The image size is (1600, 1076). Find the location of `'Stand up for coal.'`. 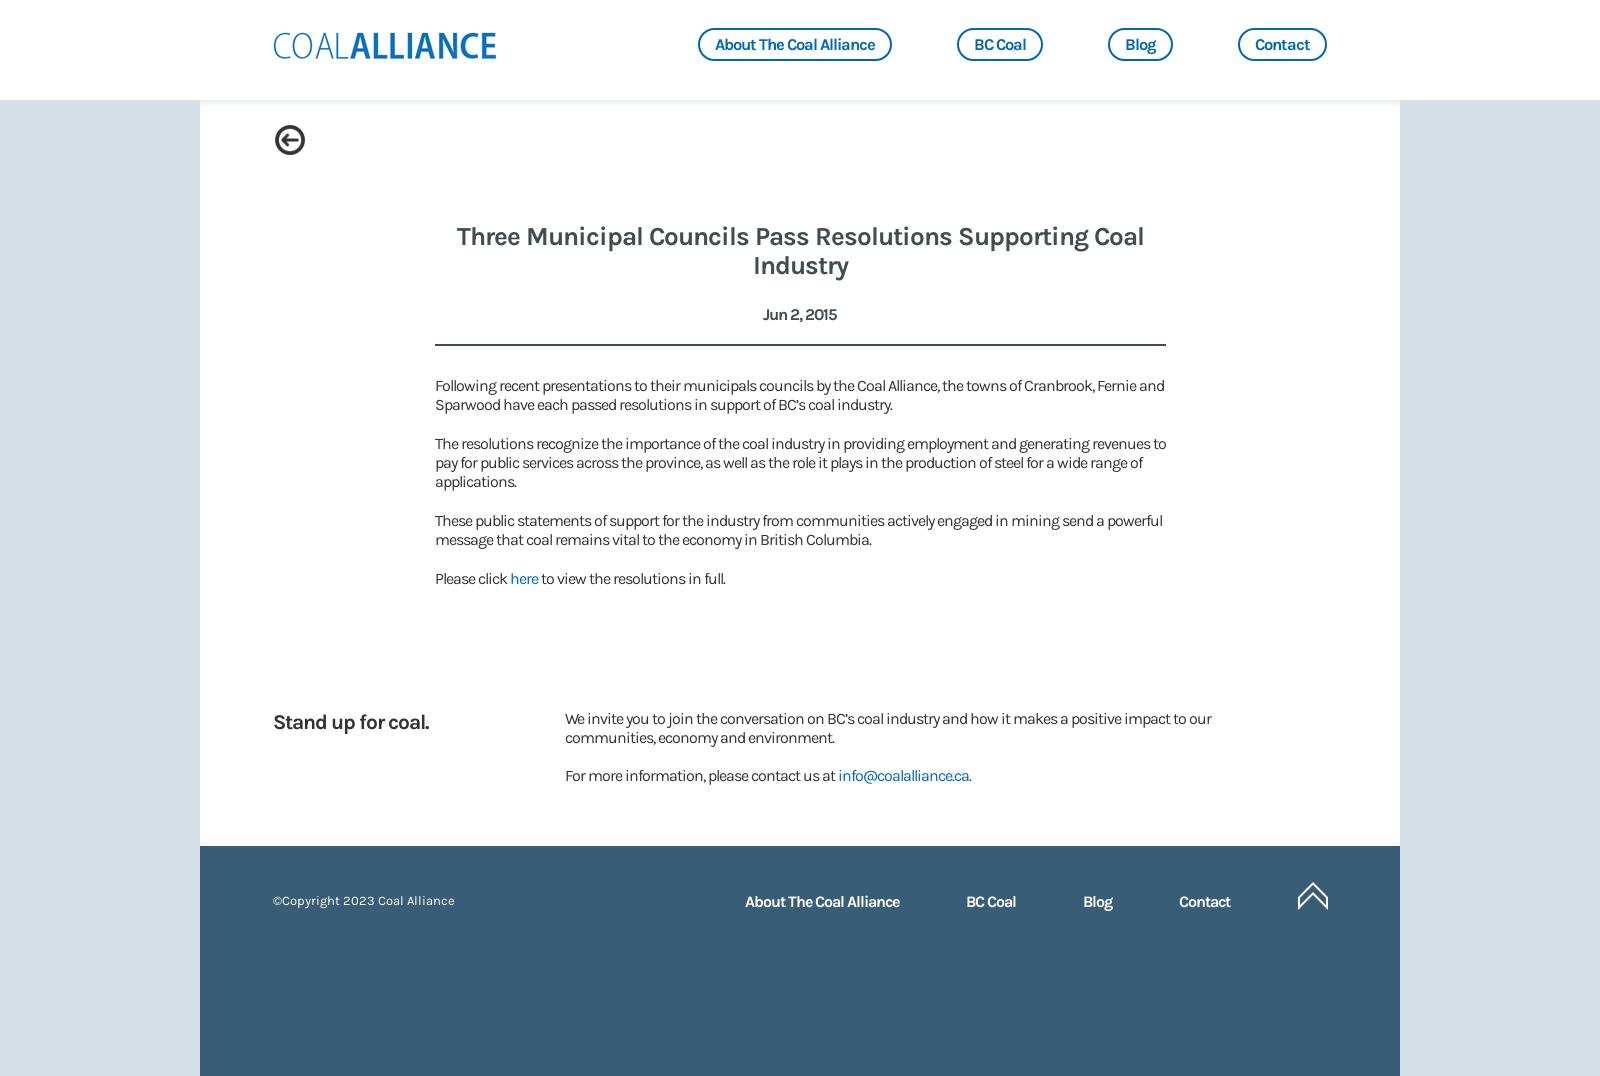

'Stand up for coal.' is located at coordinates (350, 720).